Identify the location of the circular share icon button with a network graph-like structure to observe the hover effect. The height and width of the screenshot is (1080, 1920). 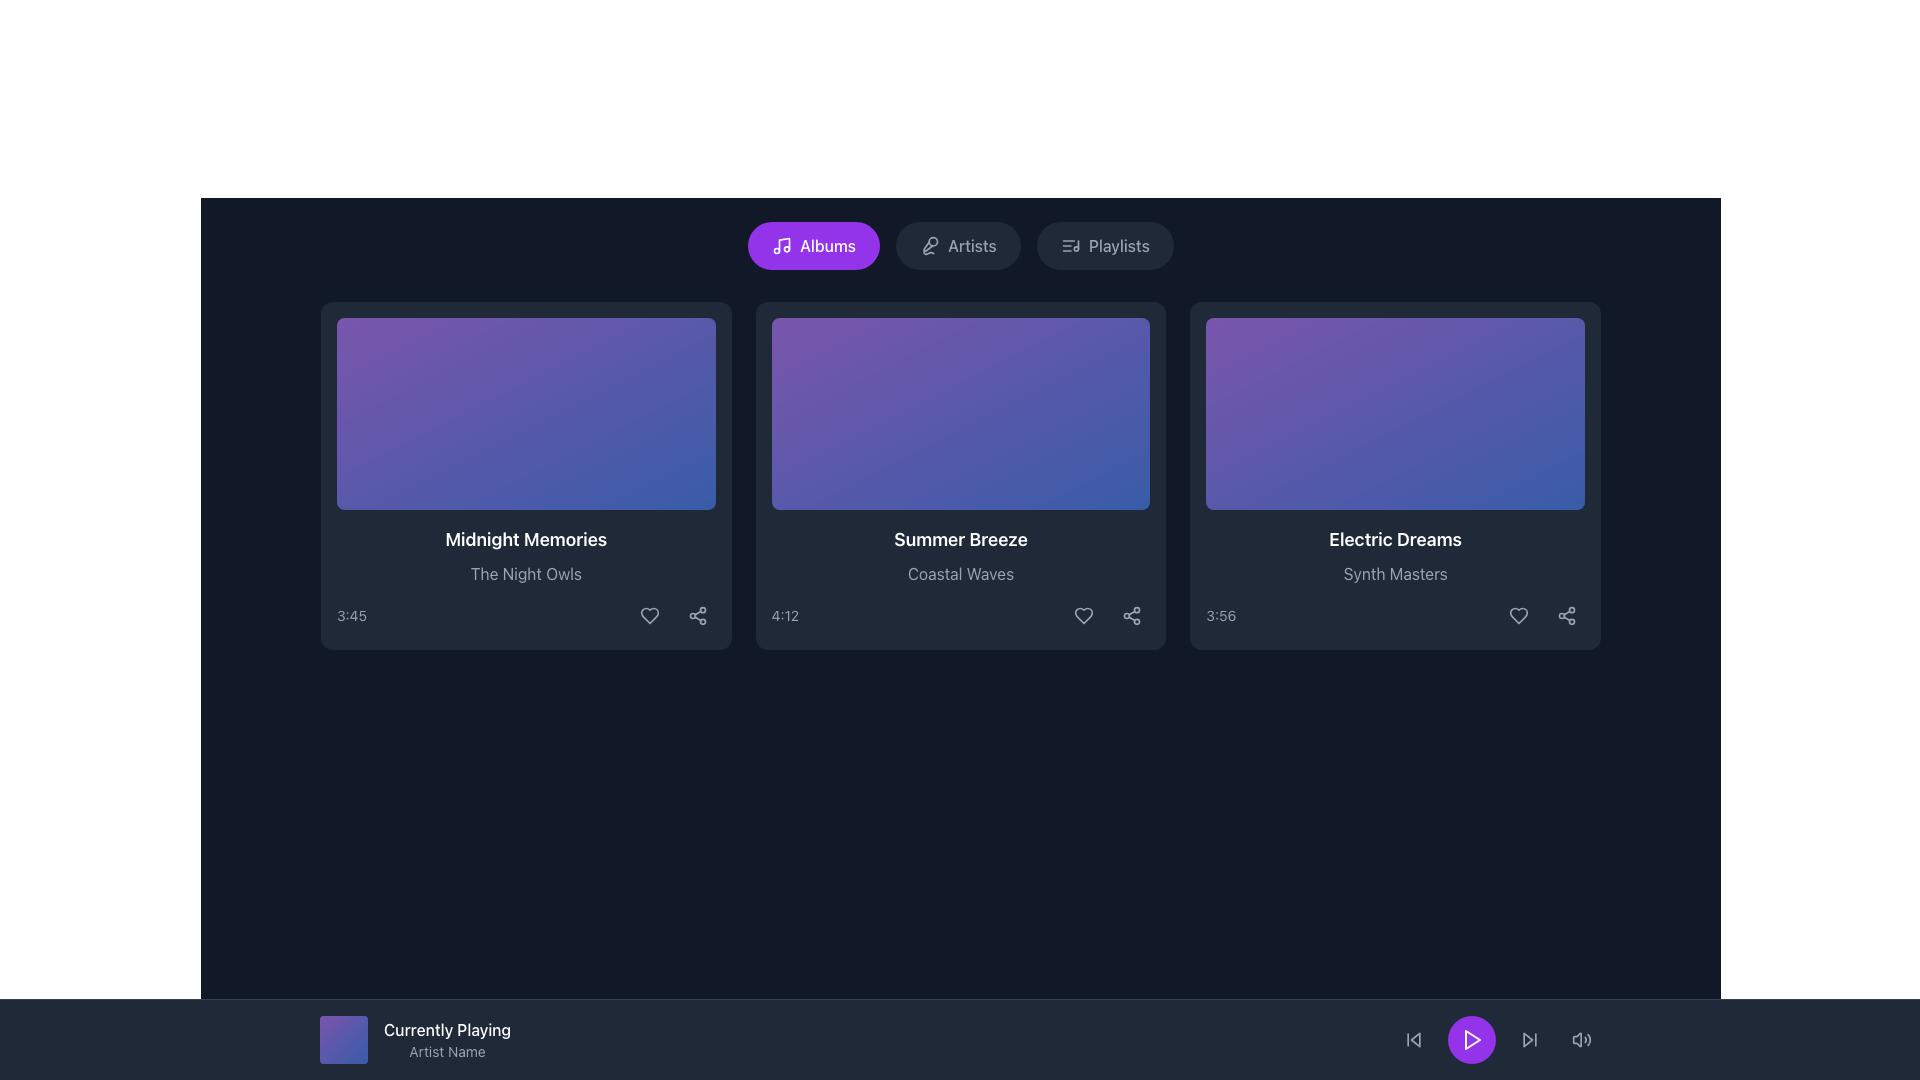
(1132, 615).